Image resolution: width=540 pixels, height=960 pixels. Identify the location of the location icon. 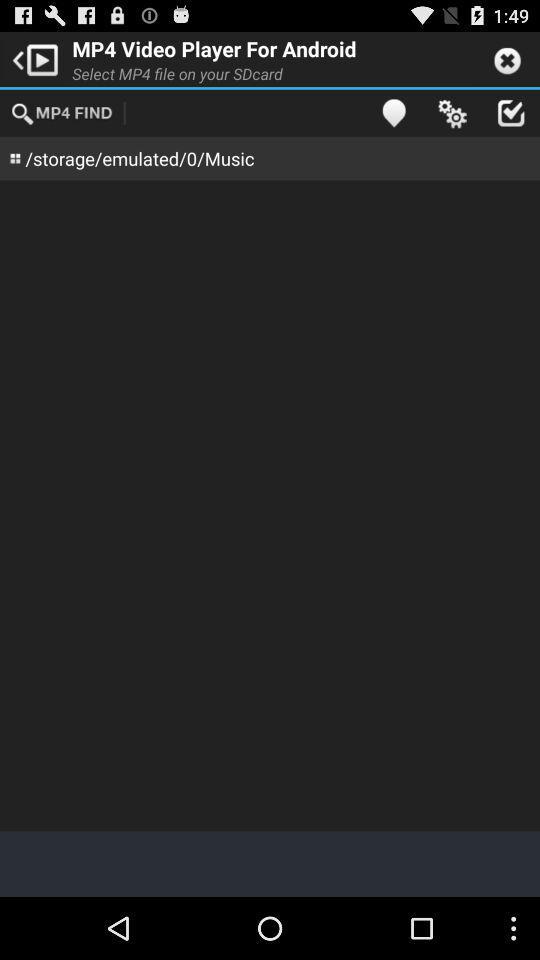
(393, 120).